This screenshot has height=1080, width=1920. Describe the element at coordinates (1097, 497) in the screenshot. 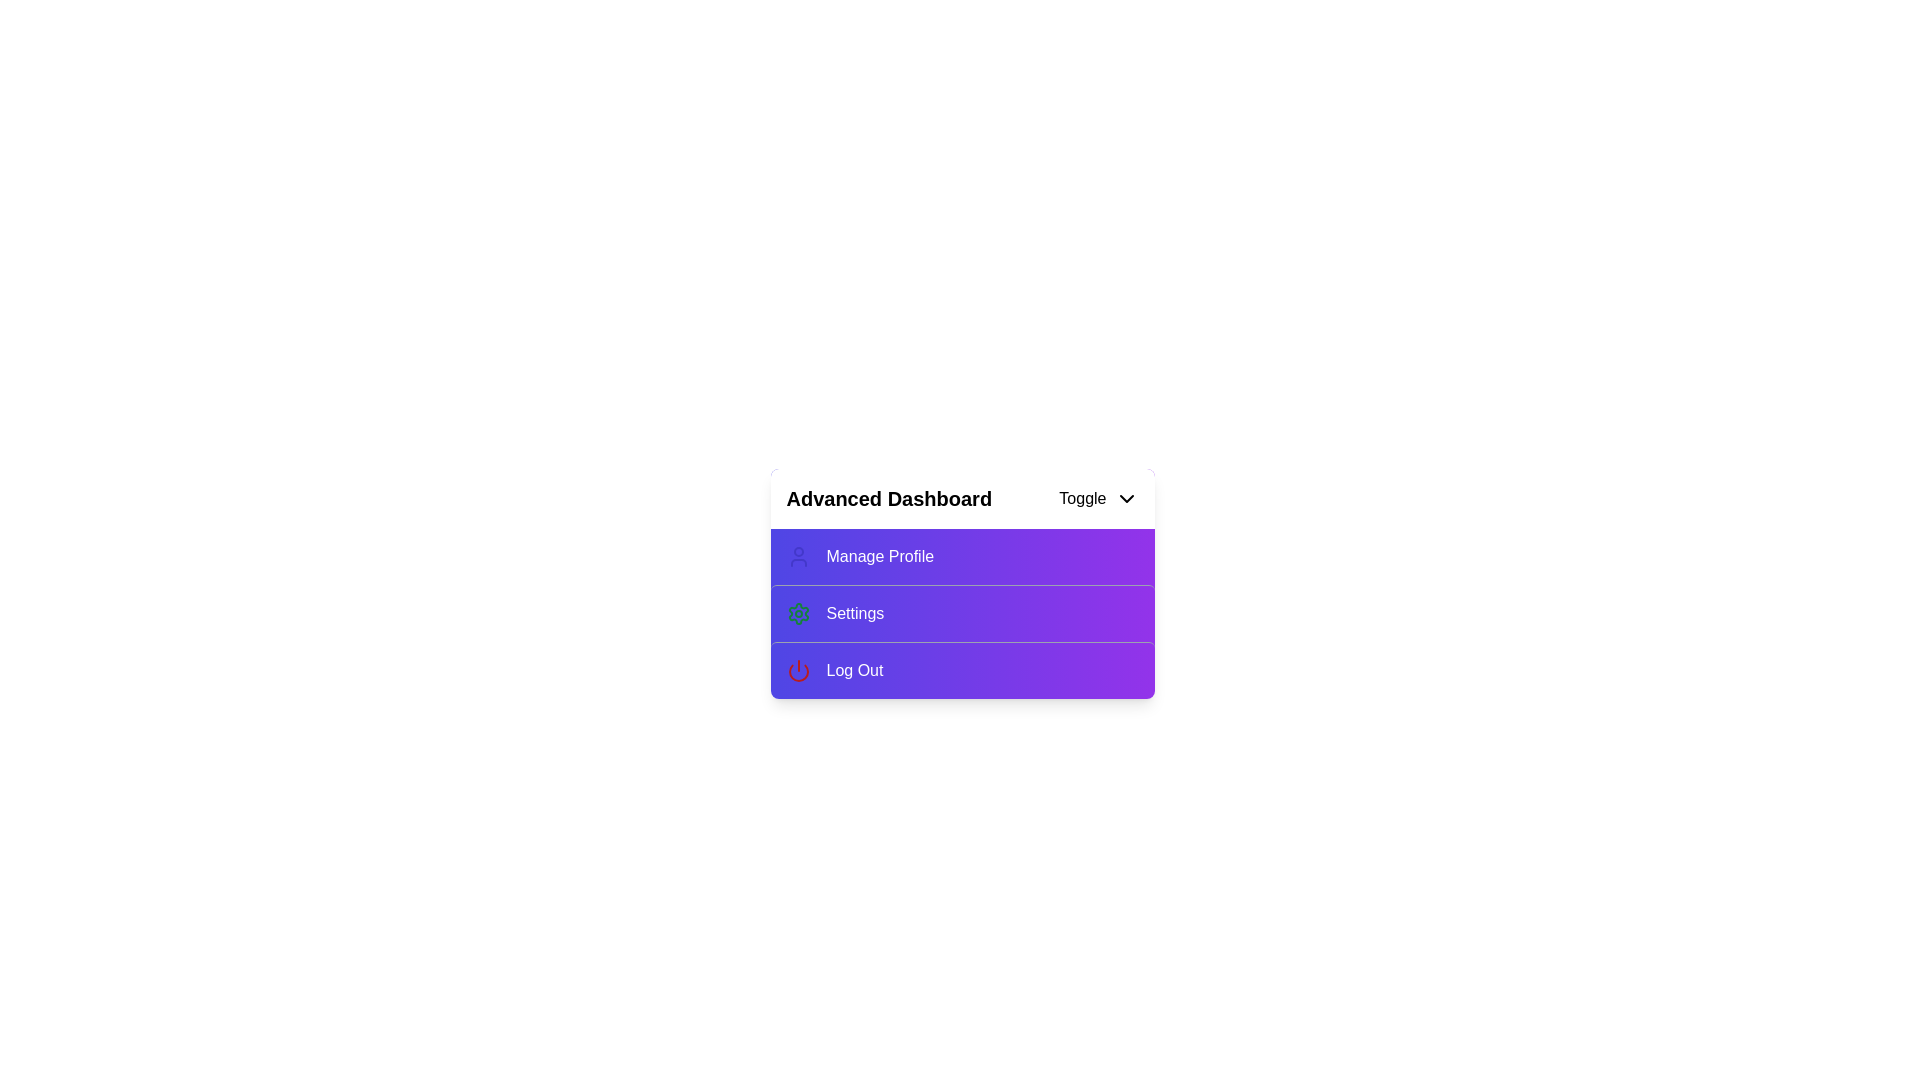

I see `the toggle button to expand or collapse the menu` at that location.